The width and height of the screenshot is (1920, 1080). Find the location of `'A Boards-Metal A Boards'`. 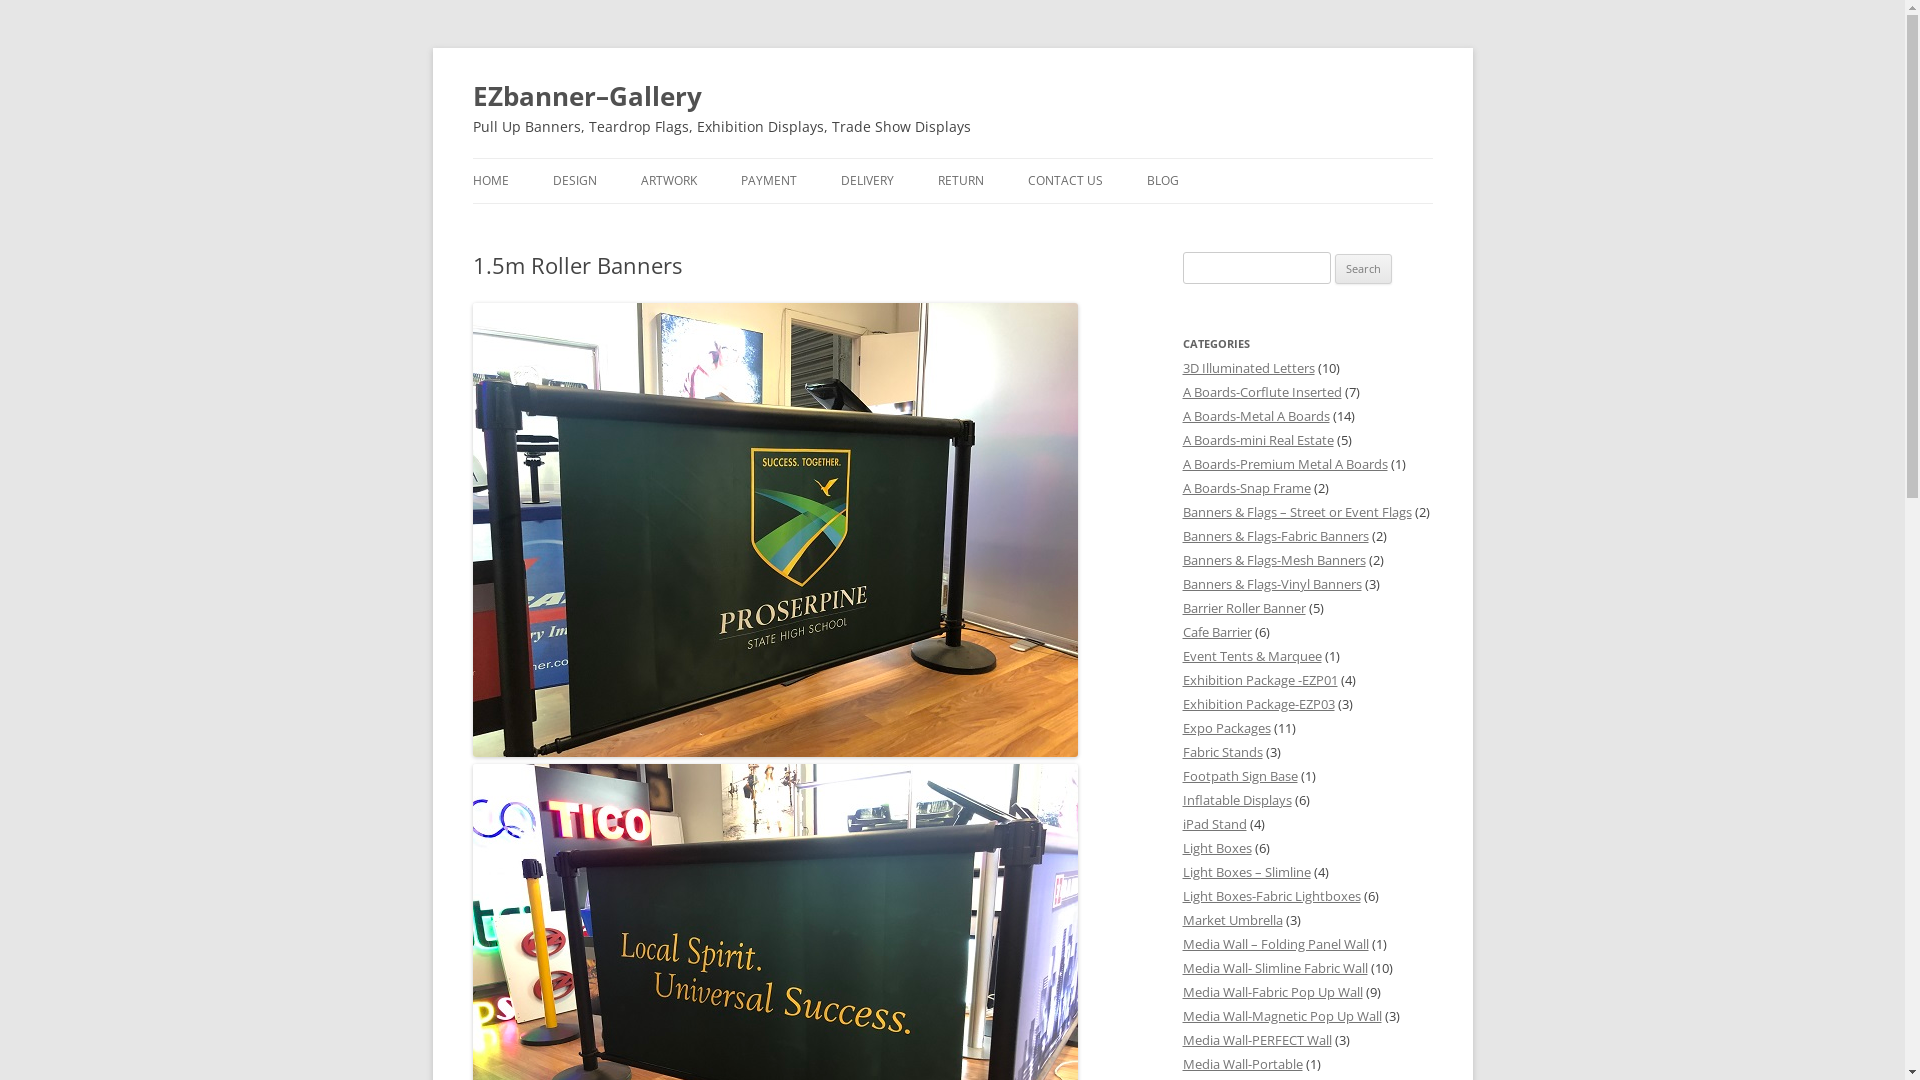

'A Boards-Metal A Boards' is located at coordinates (1254, 415).